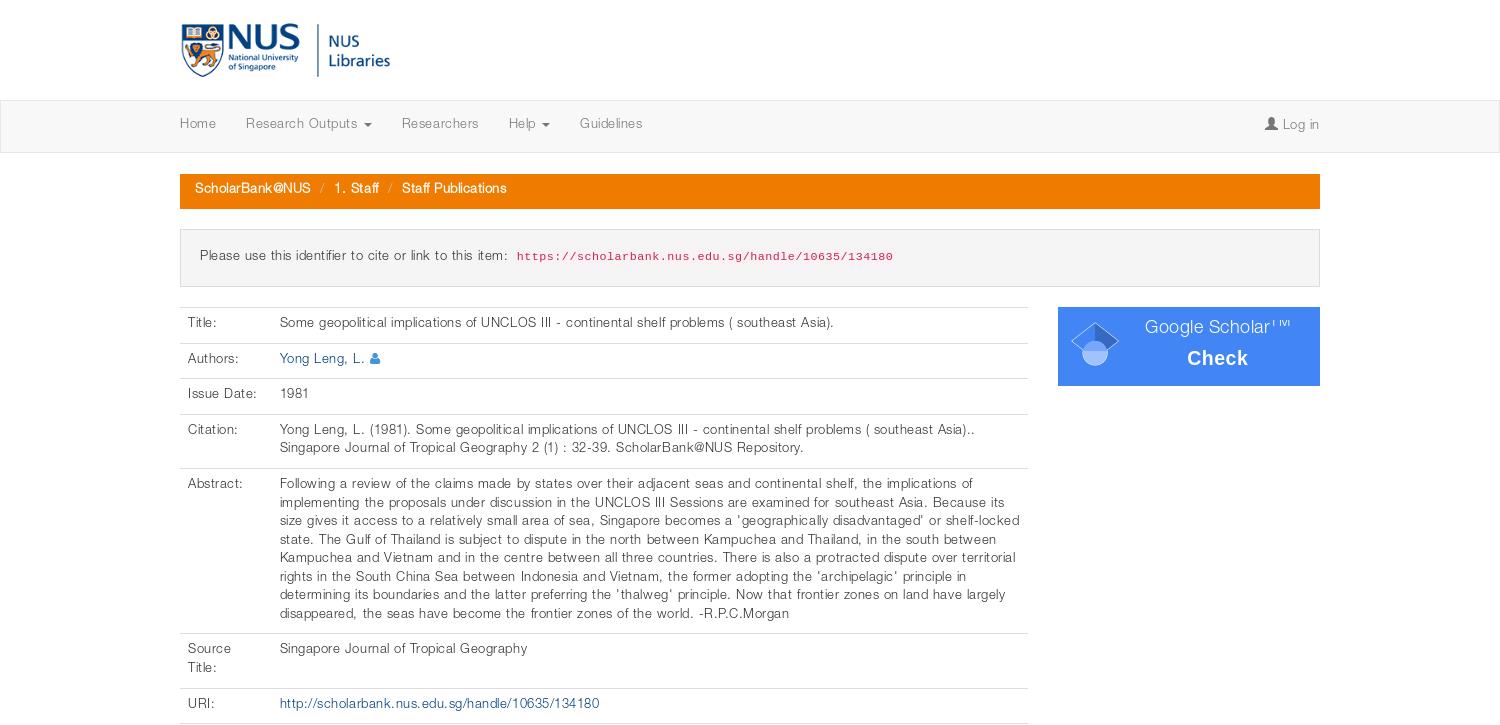  What do you see at coordinates (438, 703) in the screenshot?
I see `'http://scholarbank.nus.edu.sg/handle/10635/134180'` at bounding box center [438, 703].